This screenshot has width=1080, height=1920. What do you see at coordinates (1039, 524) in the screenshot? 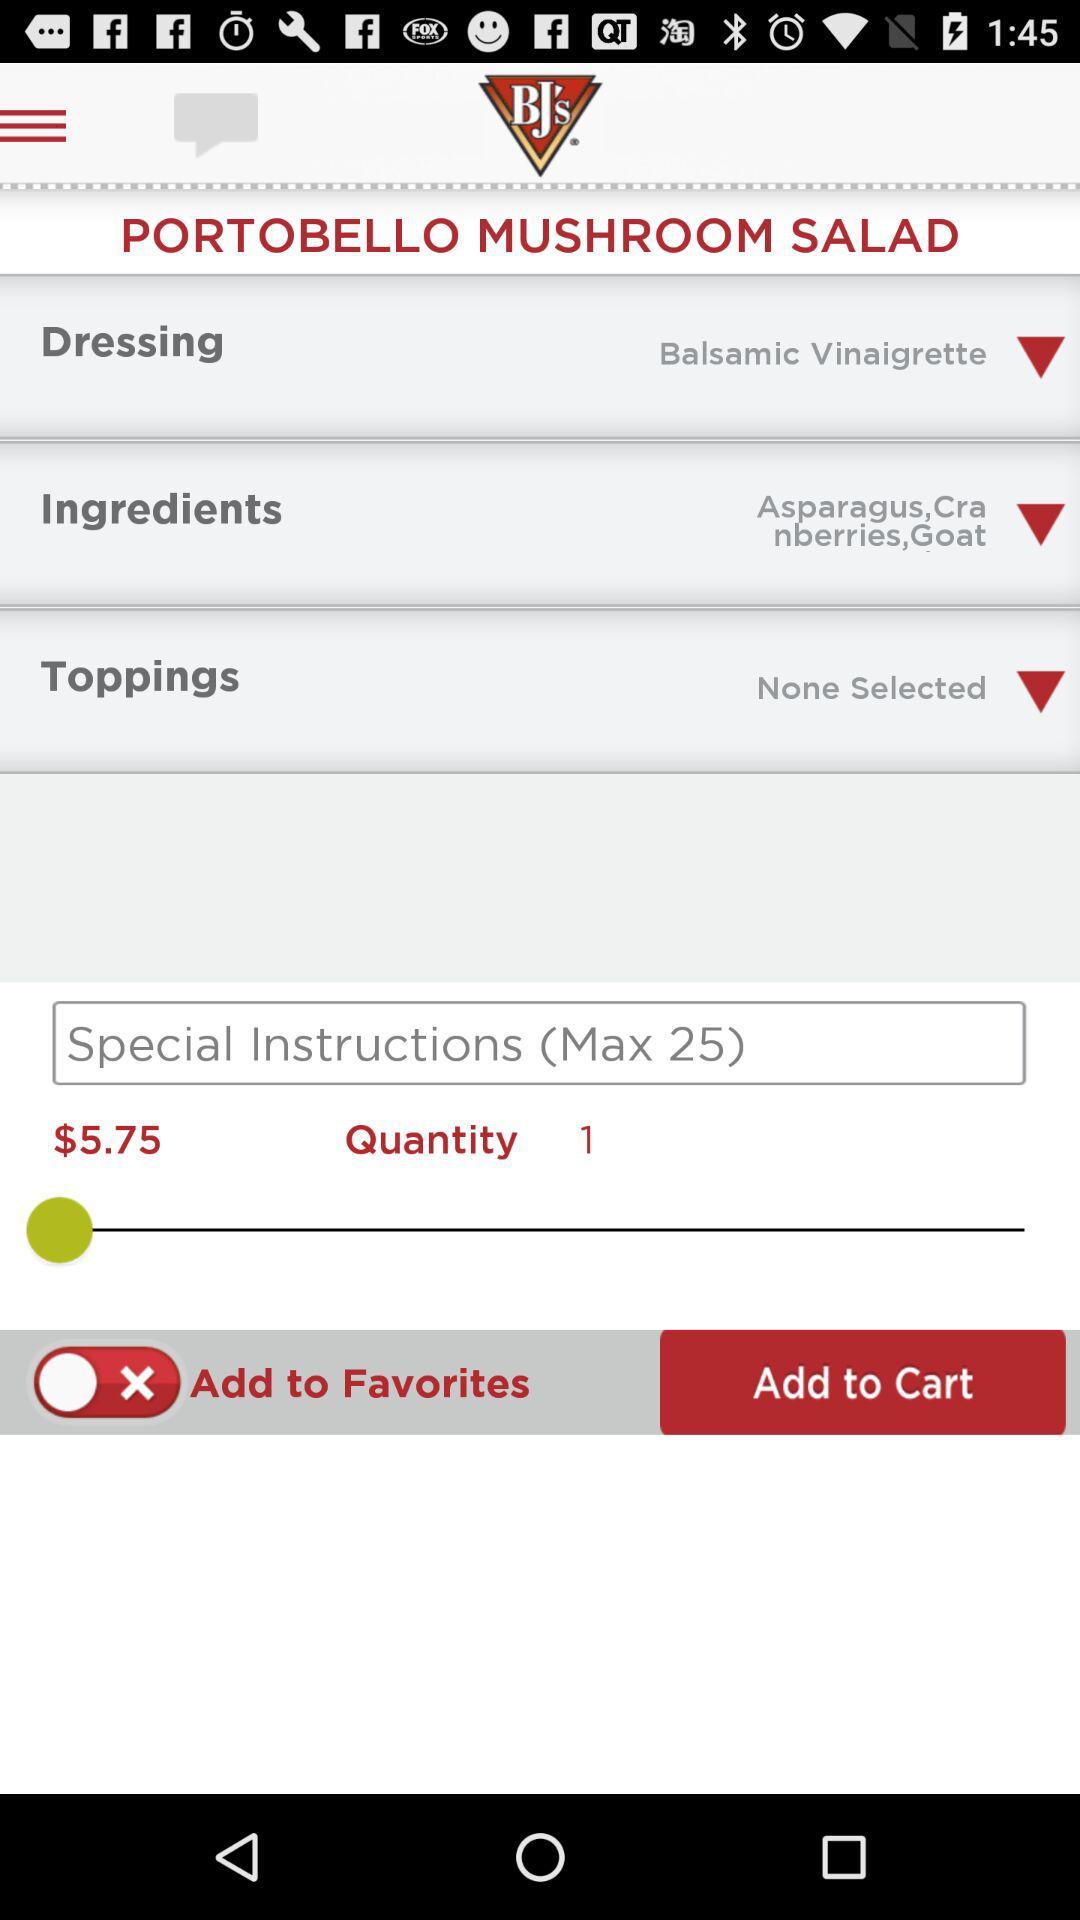
I see `the down arrow to the right of ingredients text` at bounding box center [1039, 524].